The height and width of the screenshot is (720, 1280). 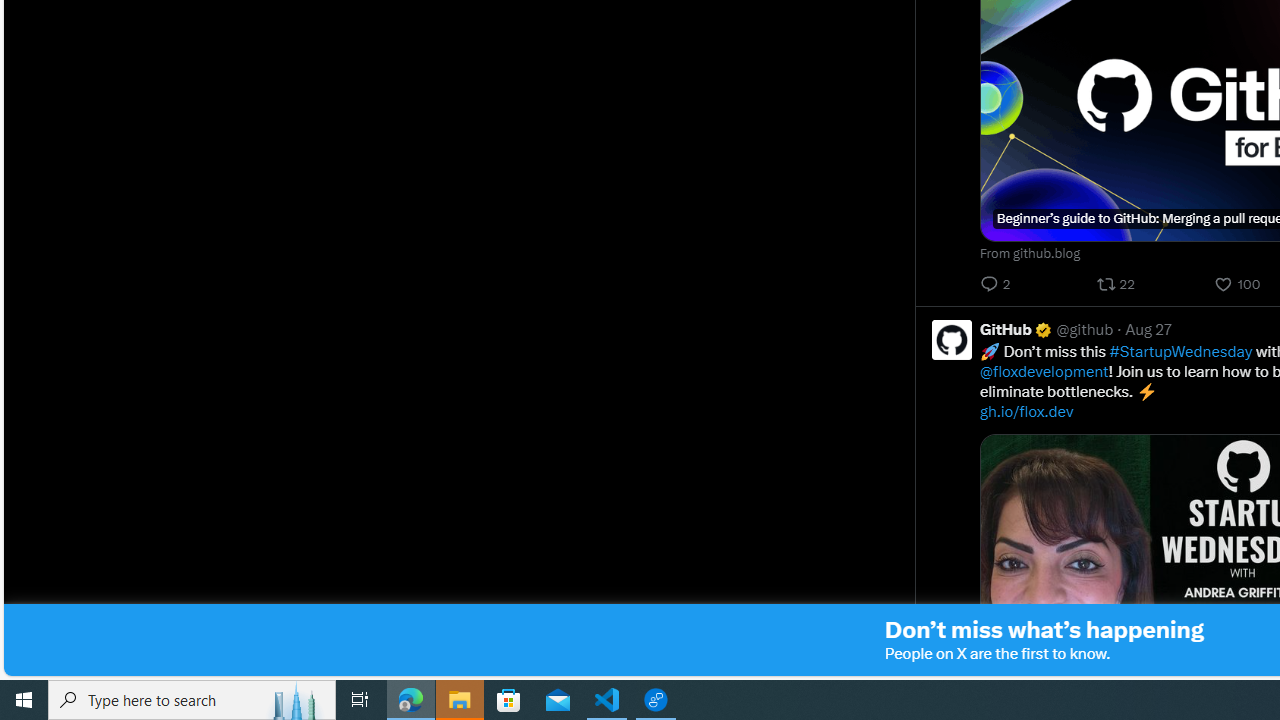 I want to click on '100 Likes. Like', so click(x=1238, y=284).